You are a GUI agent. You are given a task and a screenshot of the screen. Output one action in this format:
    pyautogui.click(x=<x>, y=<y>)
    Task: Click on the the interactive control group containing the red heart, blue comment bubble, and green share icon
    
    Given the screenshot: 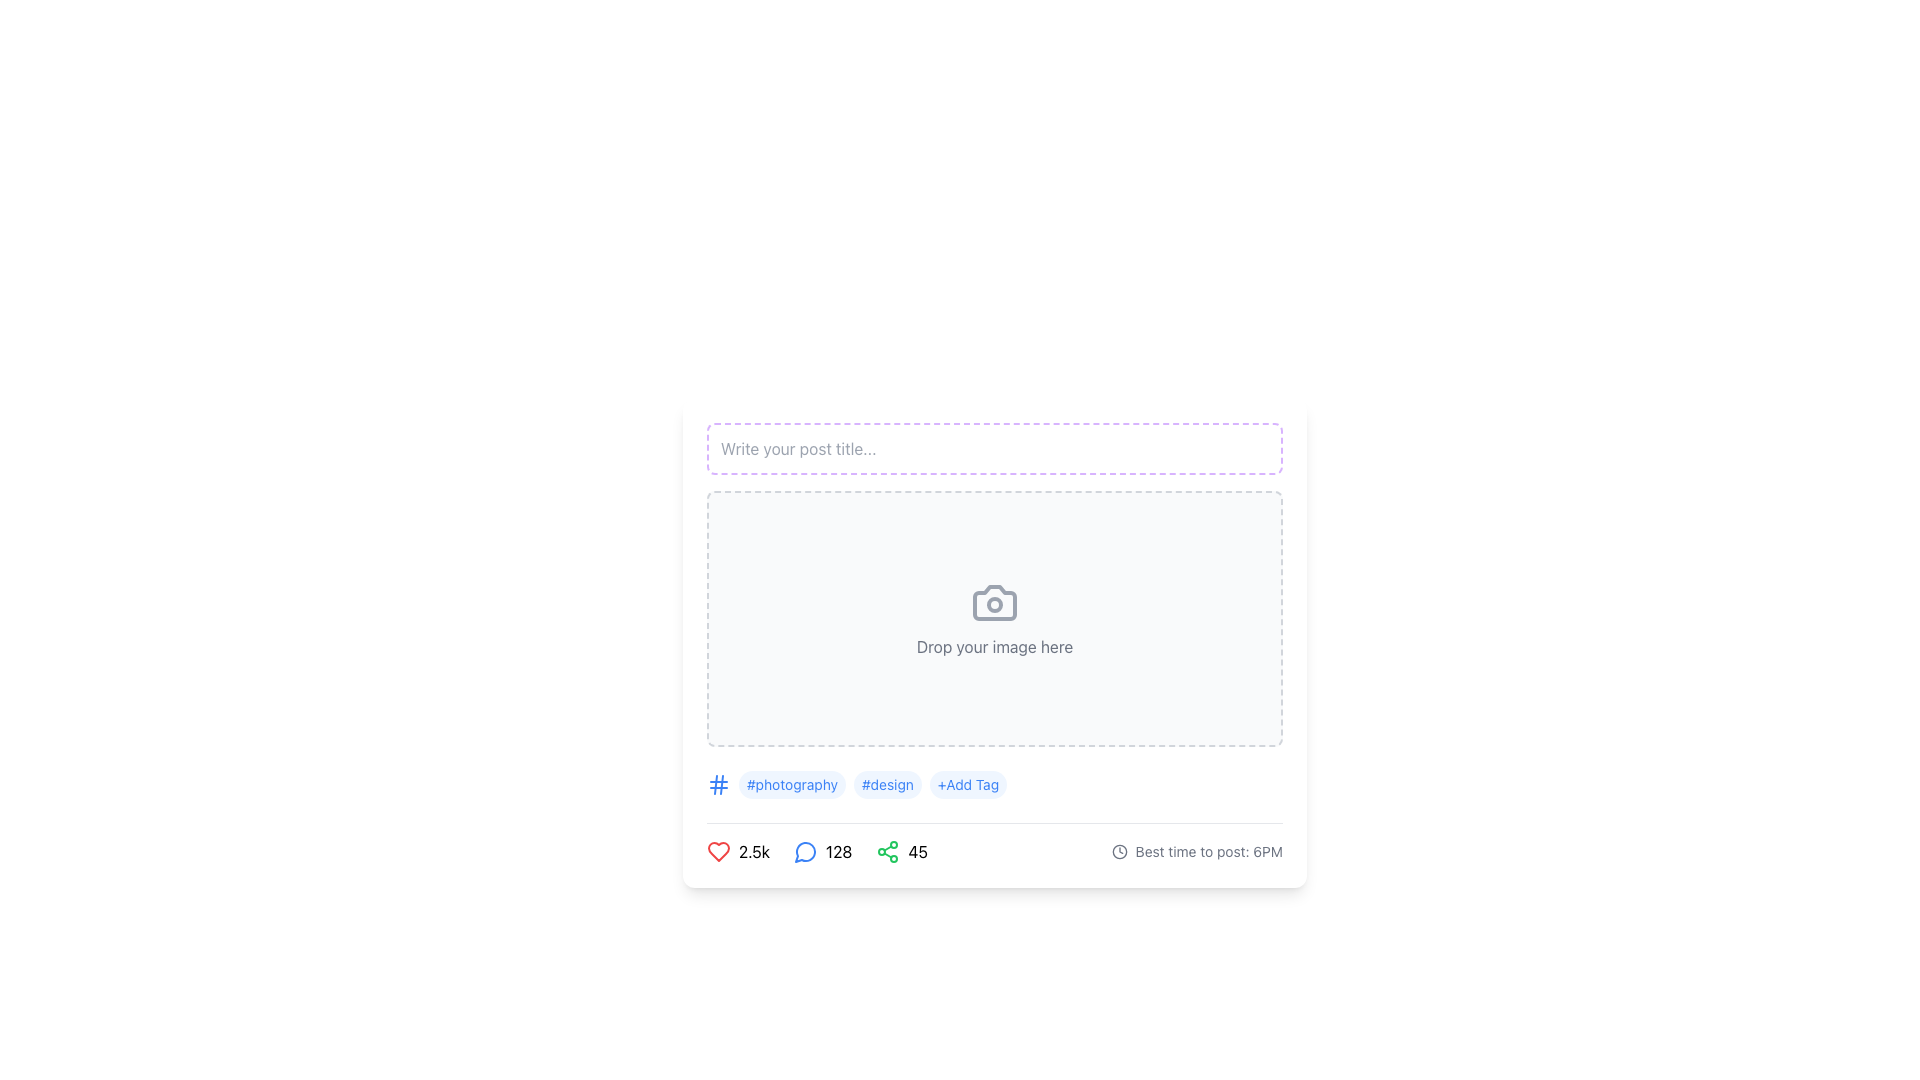 What is the action you would take?
    pyautogui.click(x=817, y=852)
    